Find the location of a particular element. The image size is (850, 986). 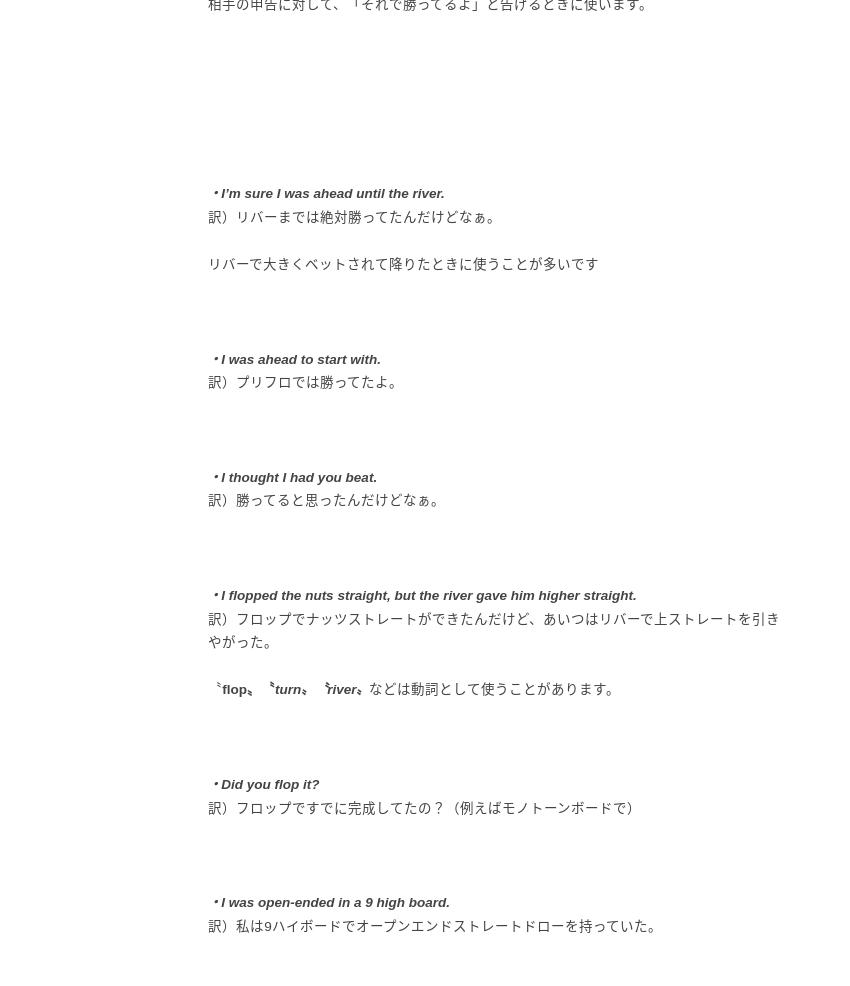

'flop〟〝' is located at coordinates (248, 688).